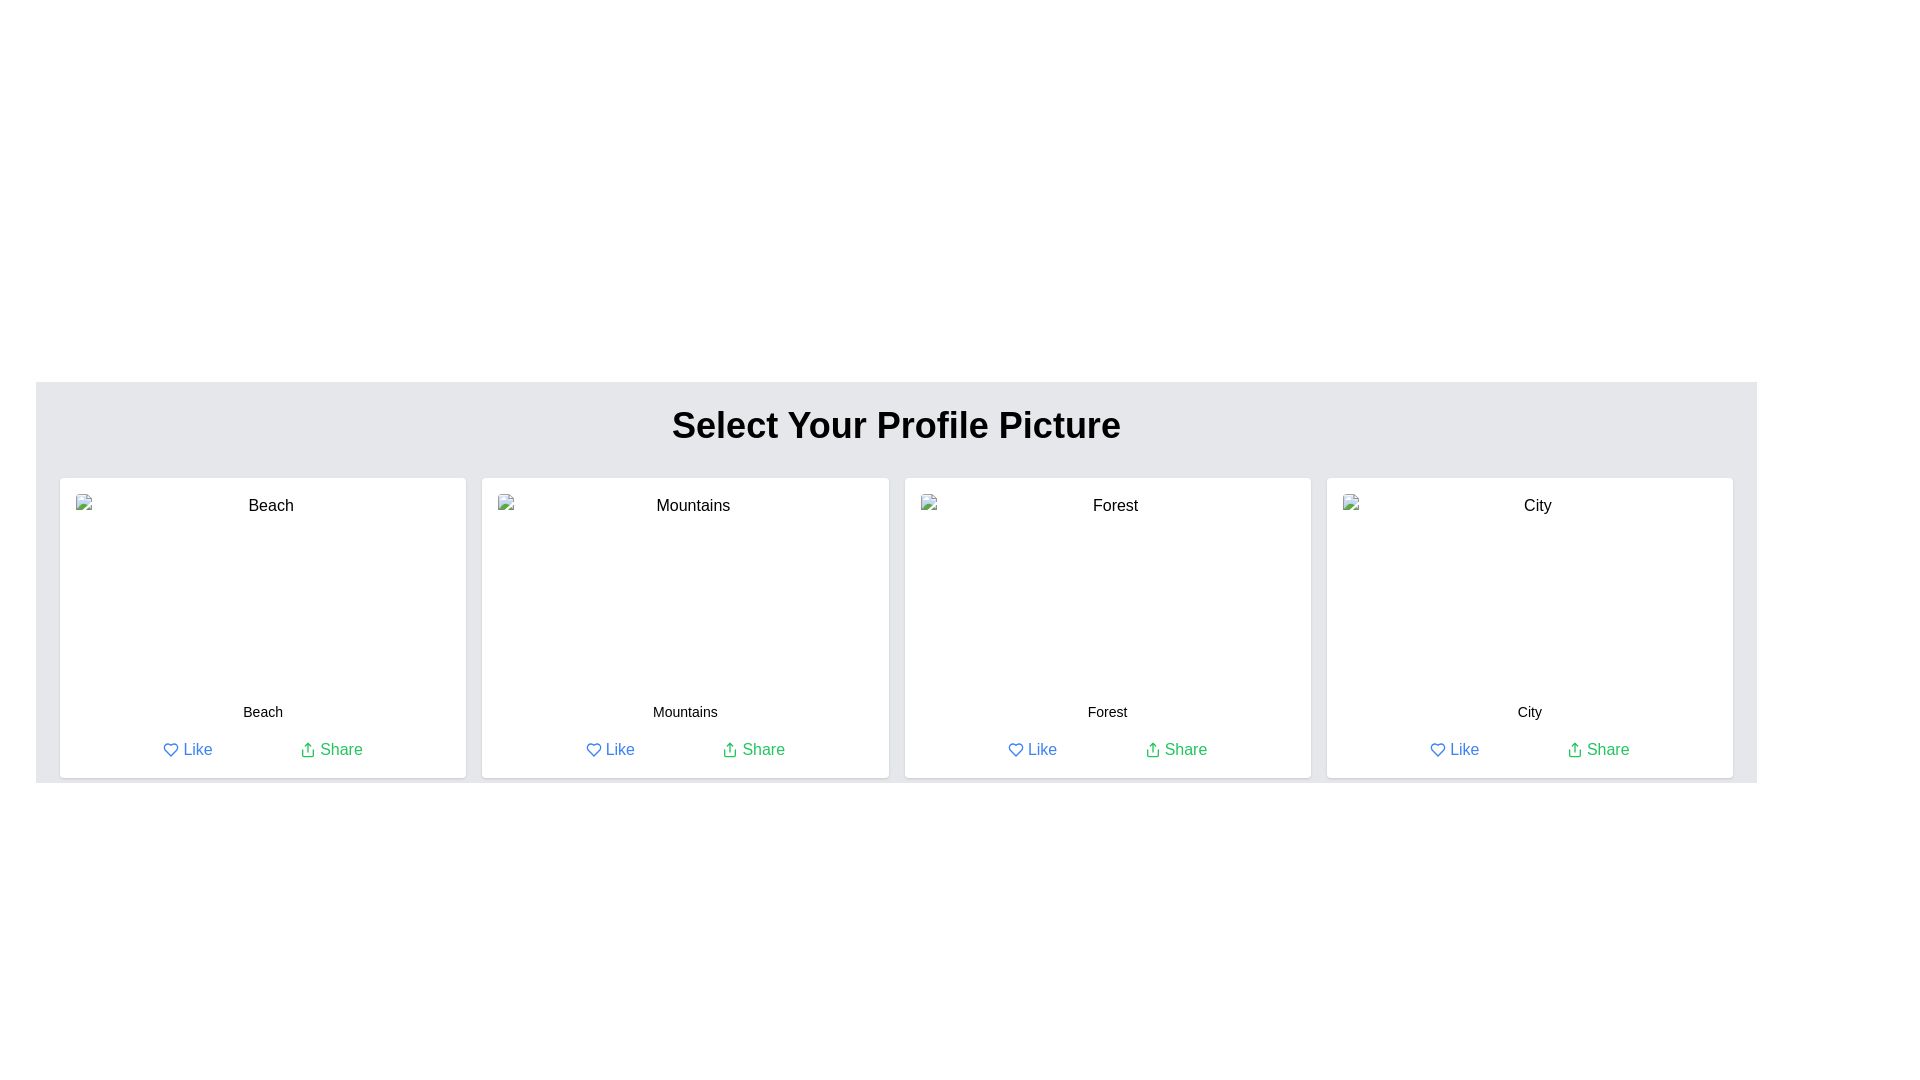  What do you see at coordinates (1032, 749) in the screenshot?
I see `the like button located below the 'Forest' image and caption in the 'Select Your Profile Picture' interface to register your preference for the image` at bounding box center [1032, 749].